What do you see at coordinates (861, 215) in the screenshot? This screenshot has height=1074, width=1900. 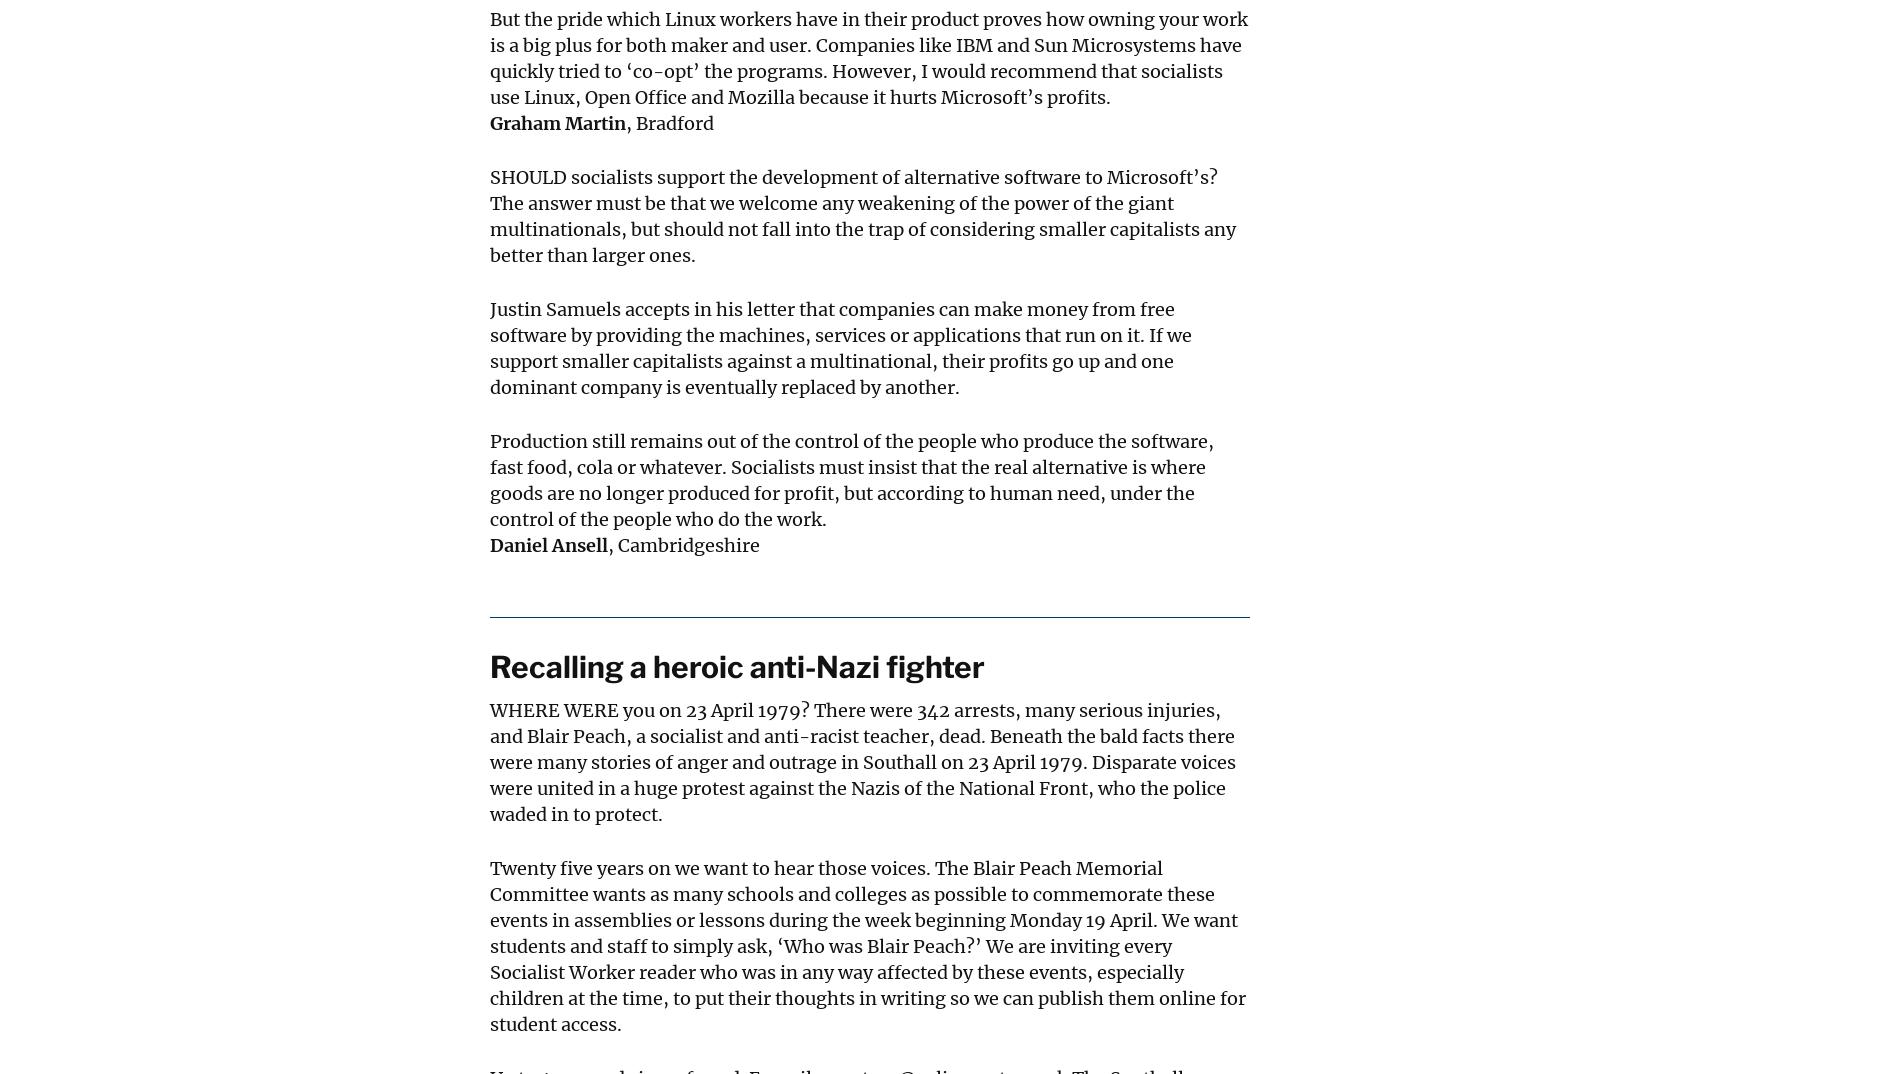 I see `'SHOULD socialists support the development of alternative software to Microsoft’s? The answer must be that we welcome any weakening of the power of the giant multinationals, but should not fall into the trap of considering smaller capitalists any better than larger ones.'` at bounding box center [861, 215].